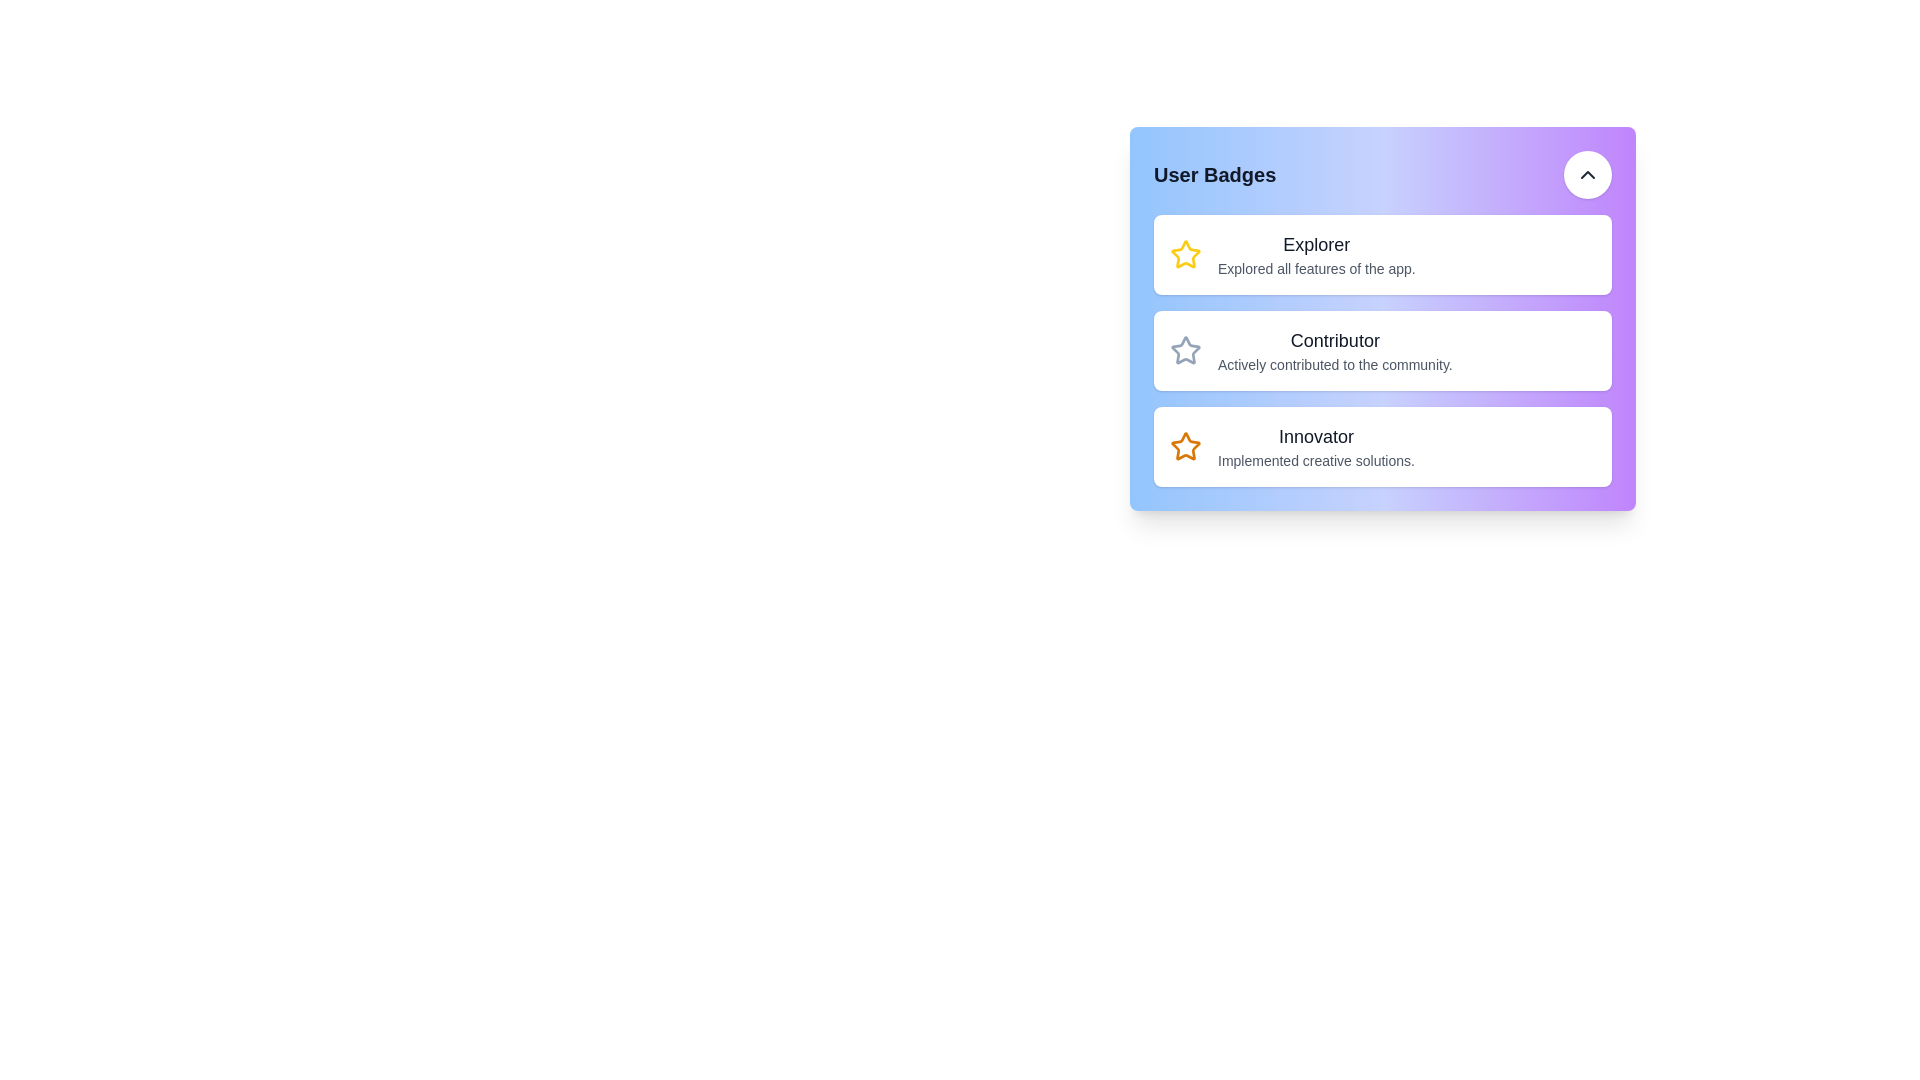 The image size is (1920, 1080). I want to click on the graphic icon representing a star badge for the 'Innovator' achievement located in the 'User Badges' section, so click(1185, 446).